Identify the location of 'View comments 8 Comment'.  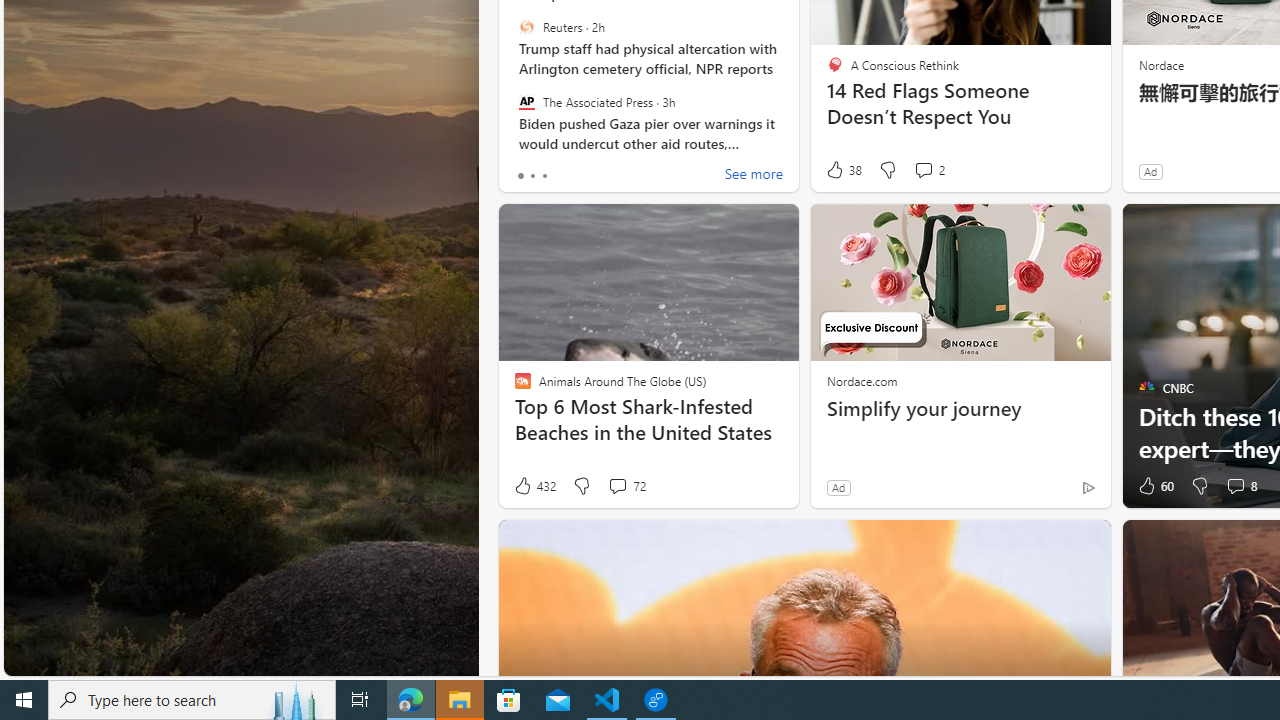
(1234, 486).